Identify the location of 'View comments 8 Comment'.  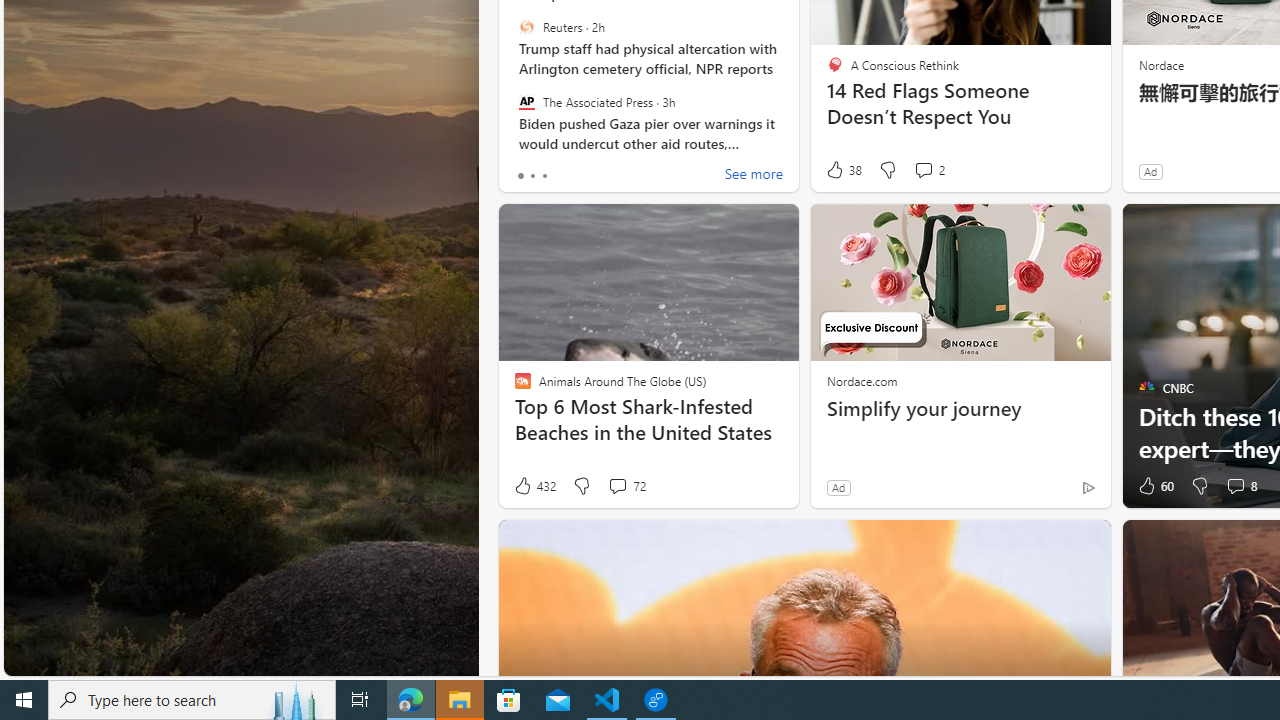
(1234, 486).